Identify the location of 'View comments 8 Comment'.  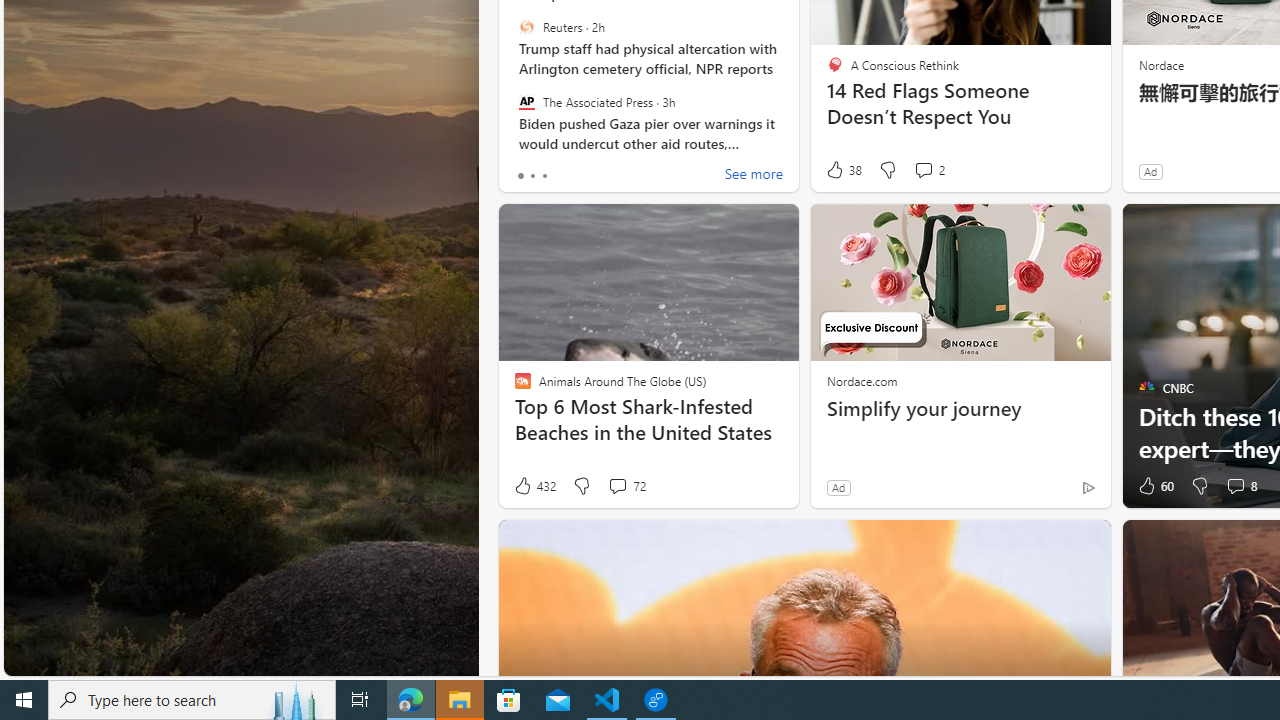
(1234, 486).